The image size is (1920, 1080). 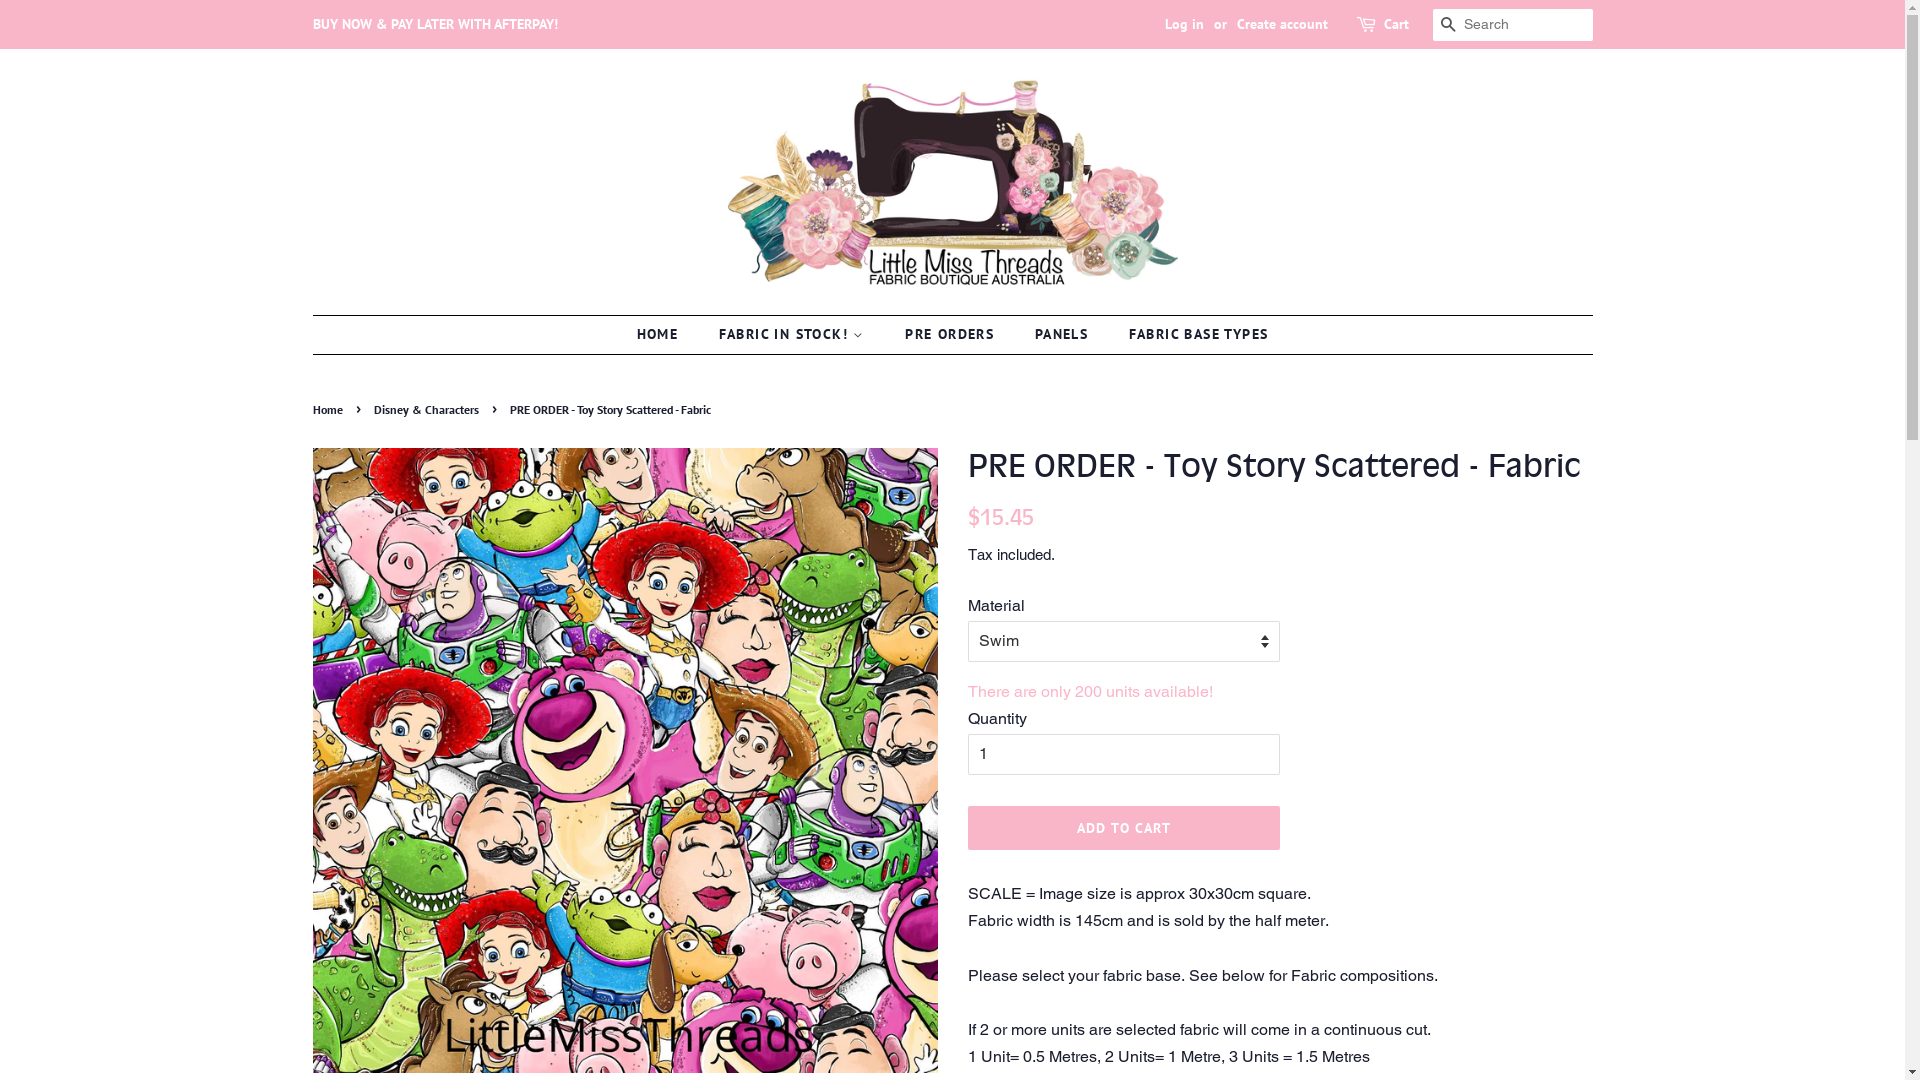 I want to click on 'ADD TO CART', so click(x=1124, y=828).